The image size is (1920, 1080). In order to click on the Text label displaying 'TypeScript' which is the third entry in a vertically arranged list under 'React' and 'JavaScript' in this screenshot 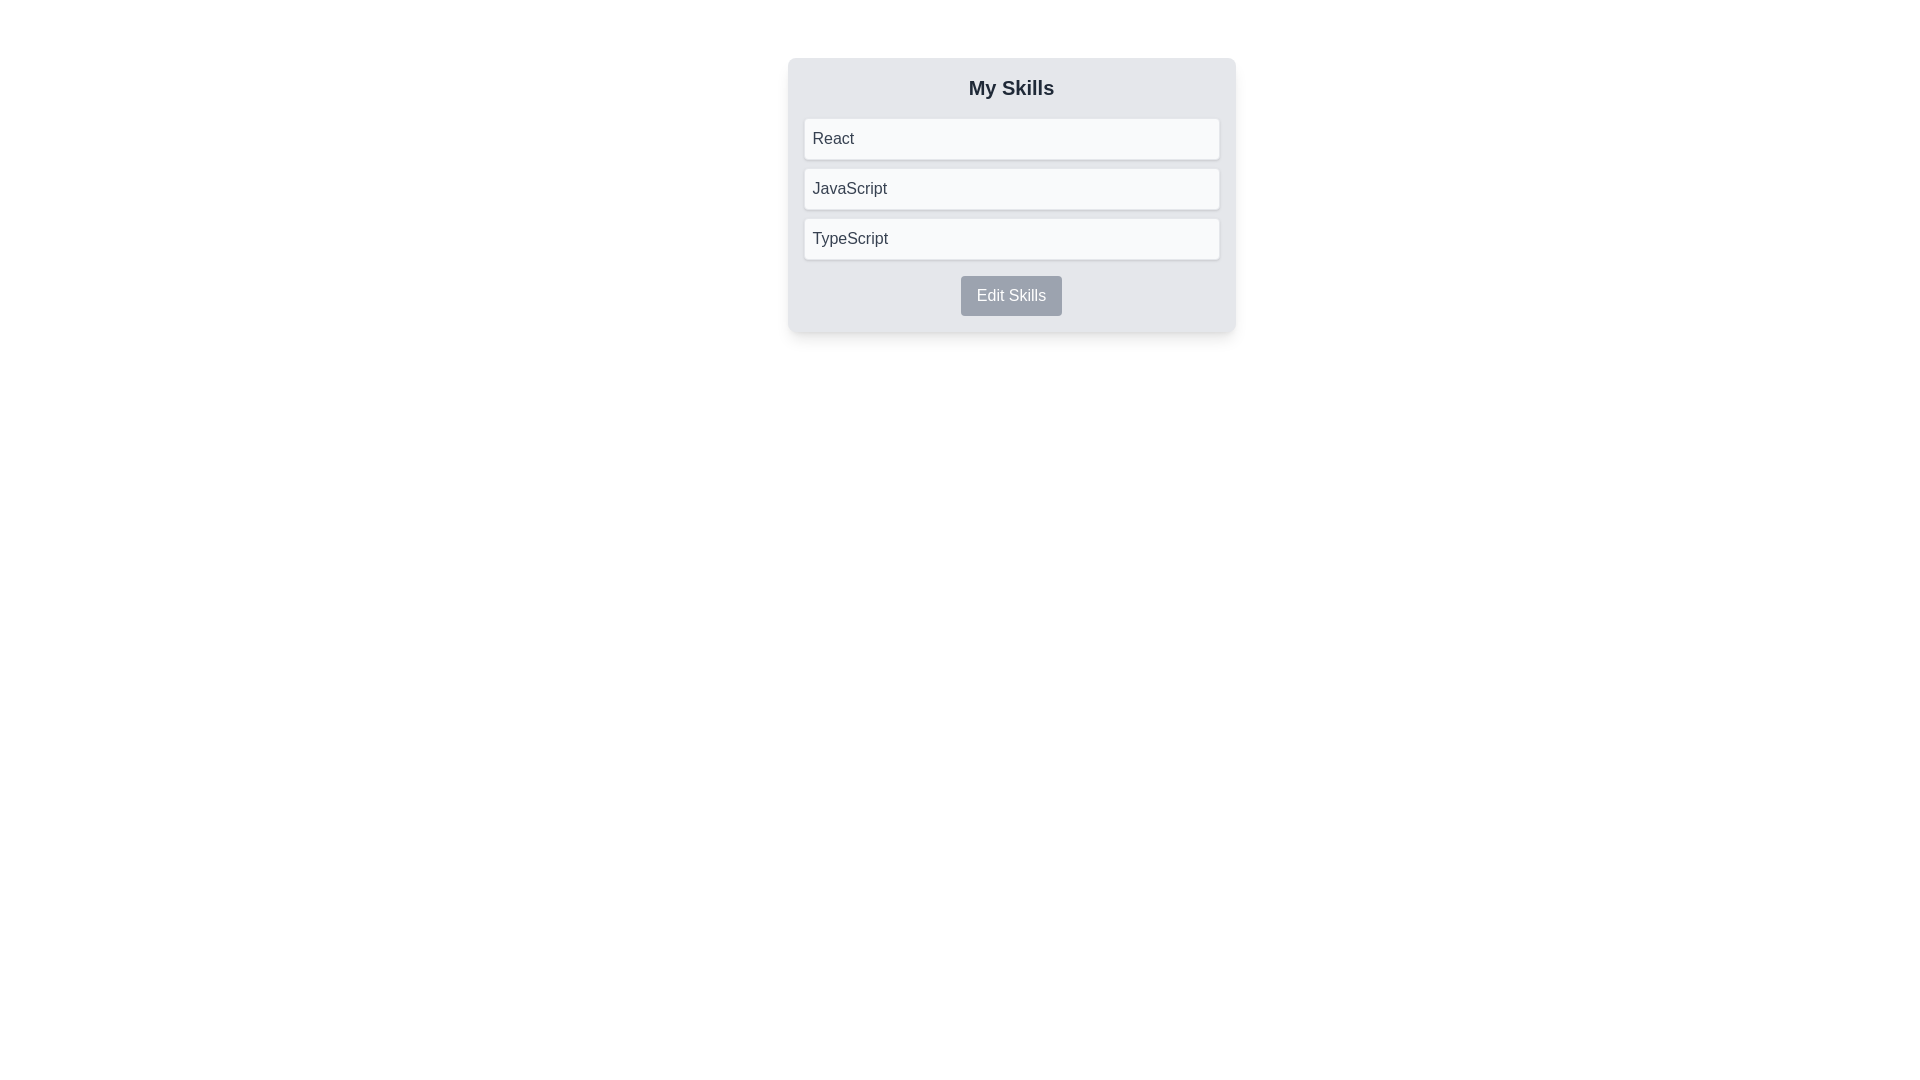, I will do `click(850, 238)`.